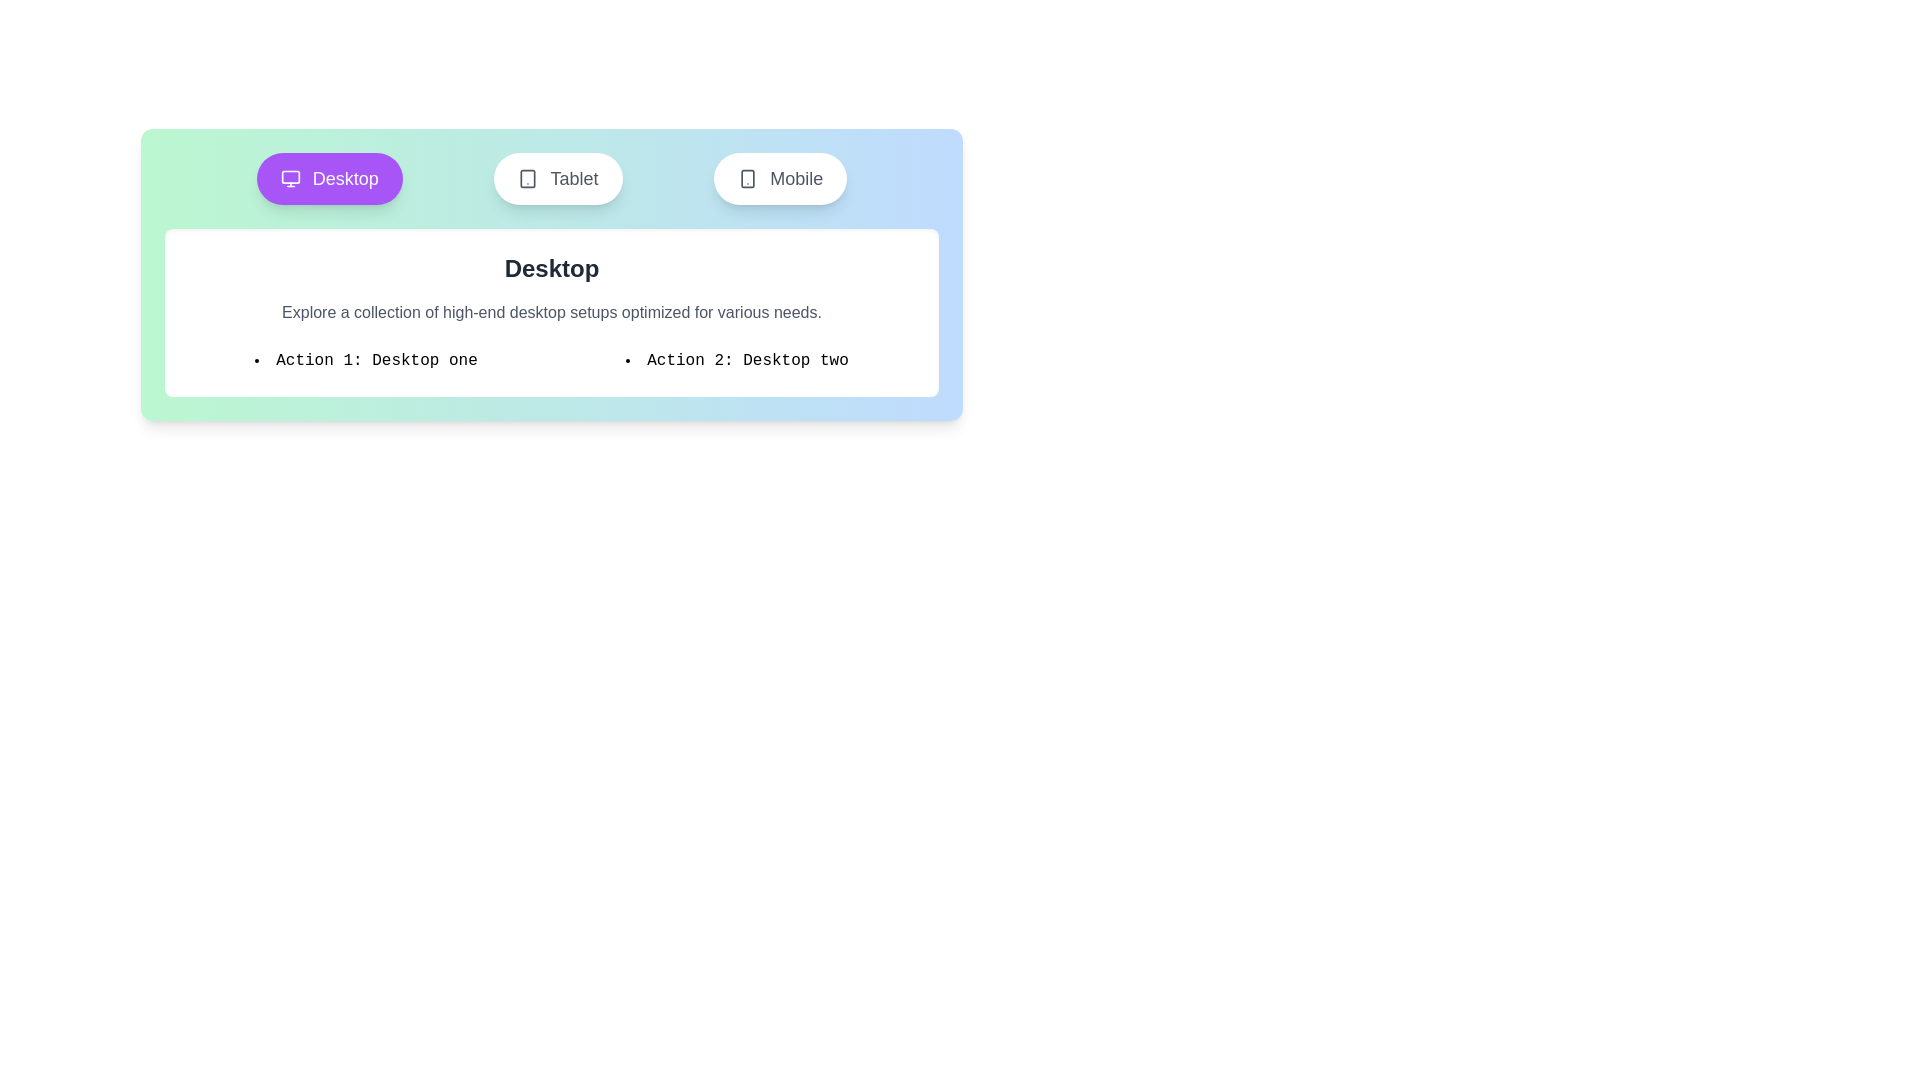 The image size is (1920, 1080). I want to click on the Tablet tab by clicking on its button, so click(558, 177).